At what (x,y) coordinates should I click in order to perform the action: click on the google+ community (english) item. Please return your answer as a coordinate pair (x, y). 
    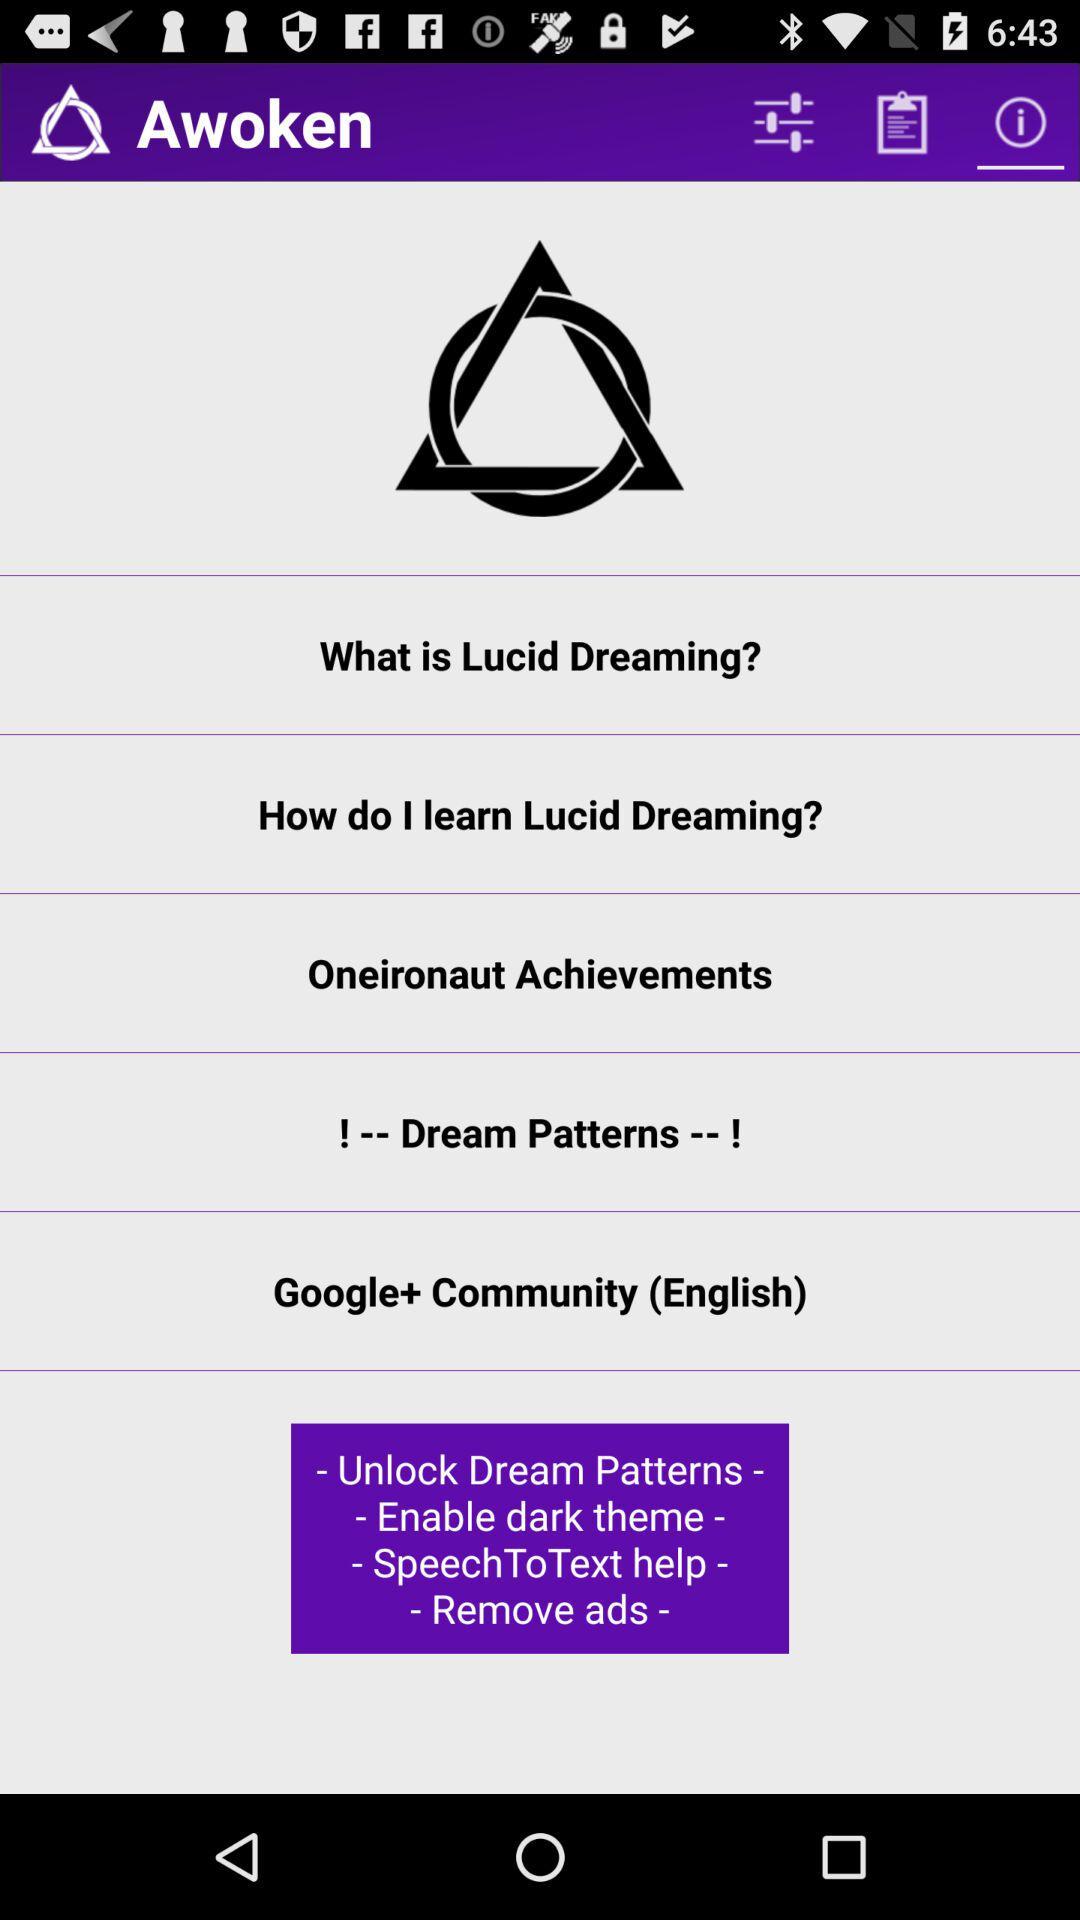
    Looking at the image, I should click on (540, 1291).